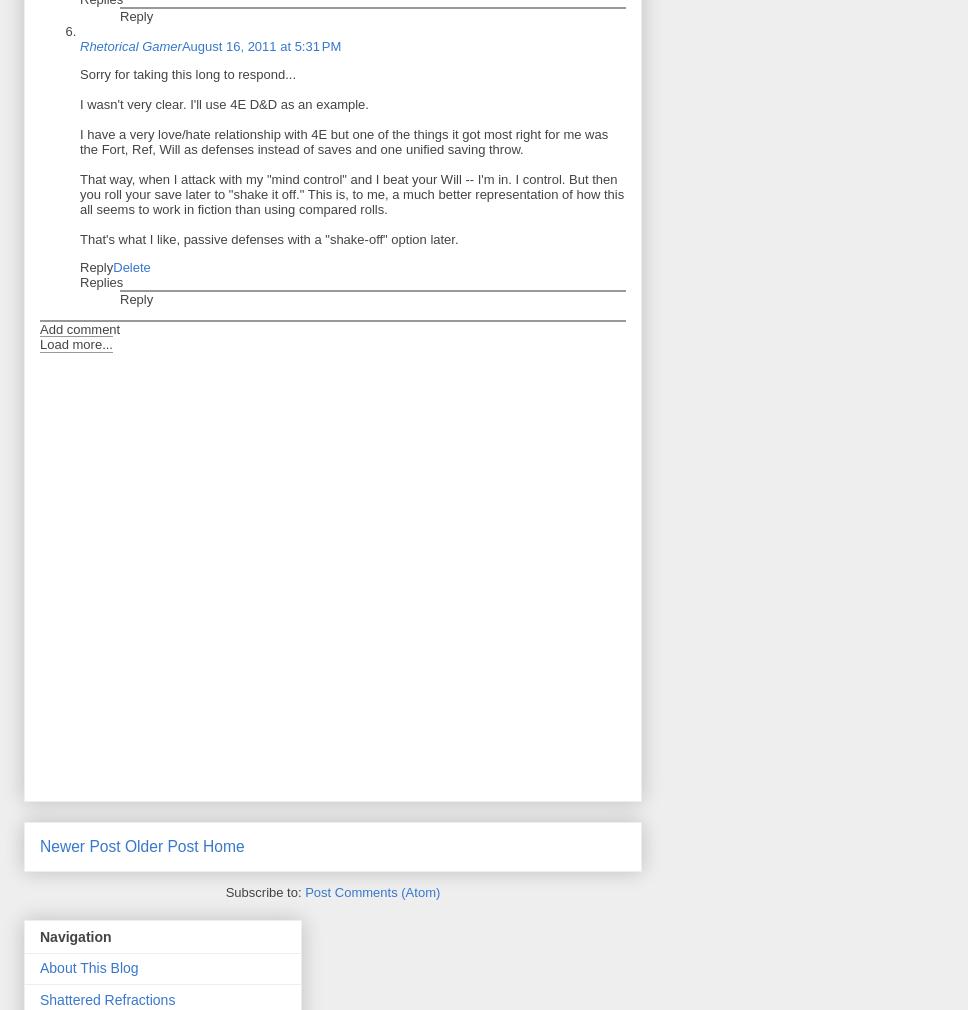  I want to click on 'About This Blog', so click(88, 967).